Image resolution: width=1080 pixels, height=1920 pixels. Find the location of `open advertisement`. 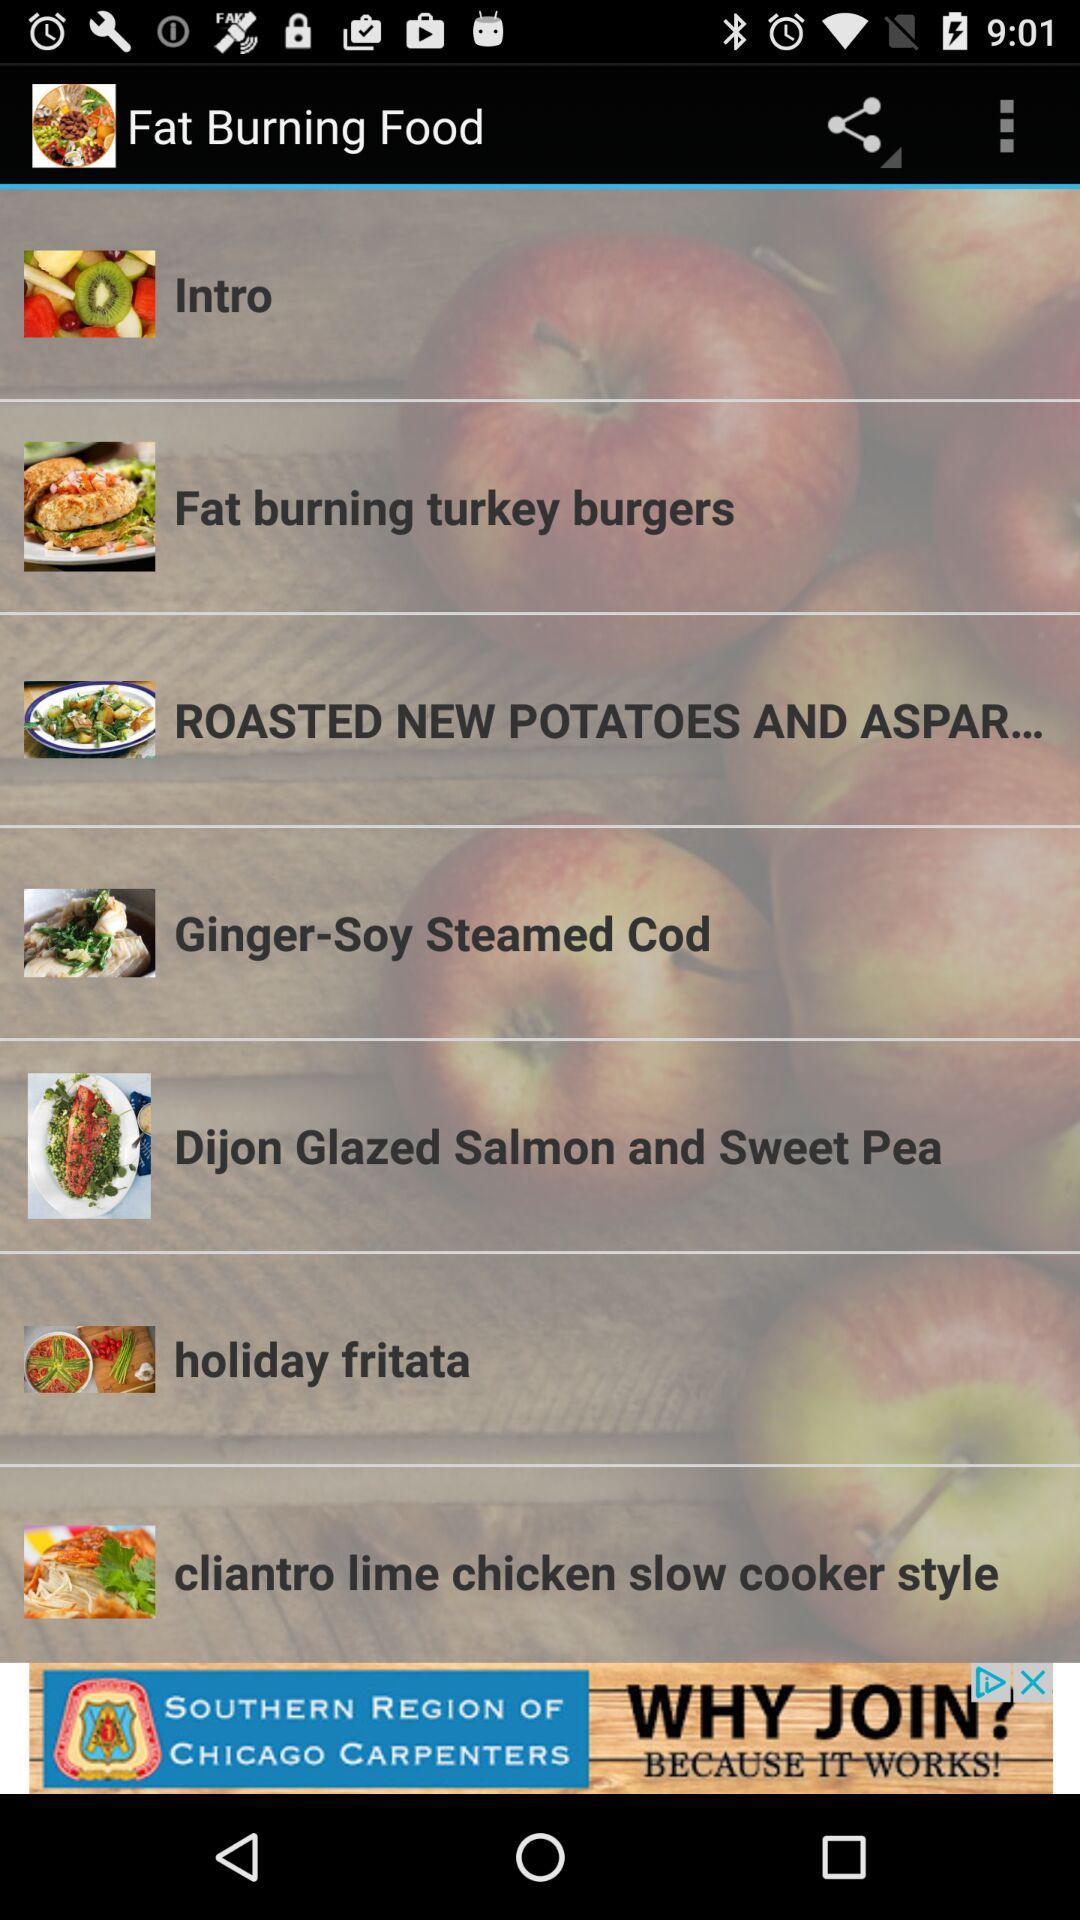

open advertisement is located at coordinates (540, 1727).